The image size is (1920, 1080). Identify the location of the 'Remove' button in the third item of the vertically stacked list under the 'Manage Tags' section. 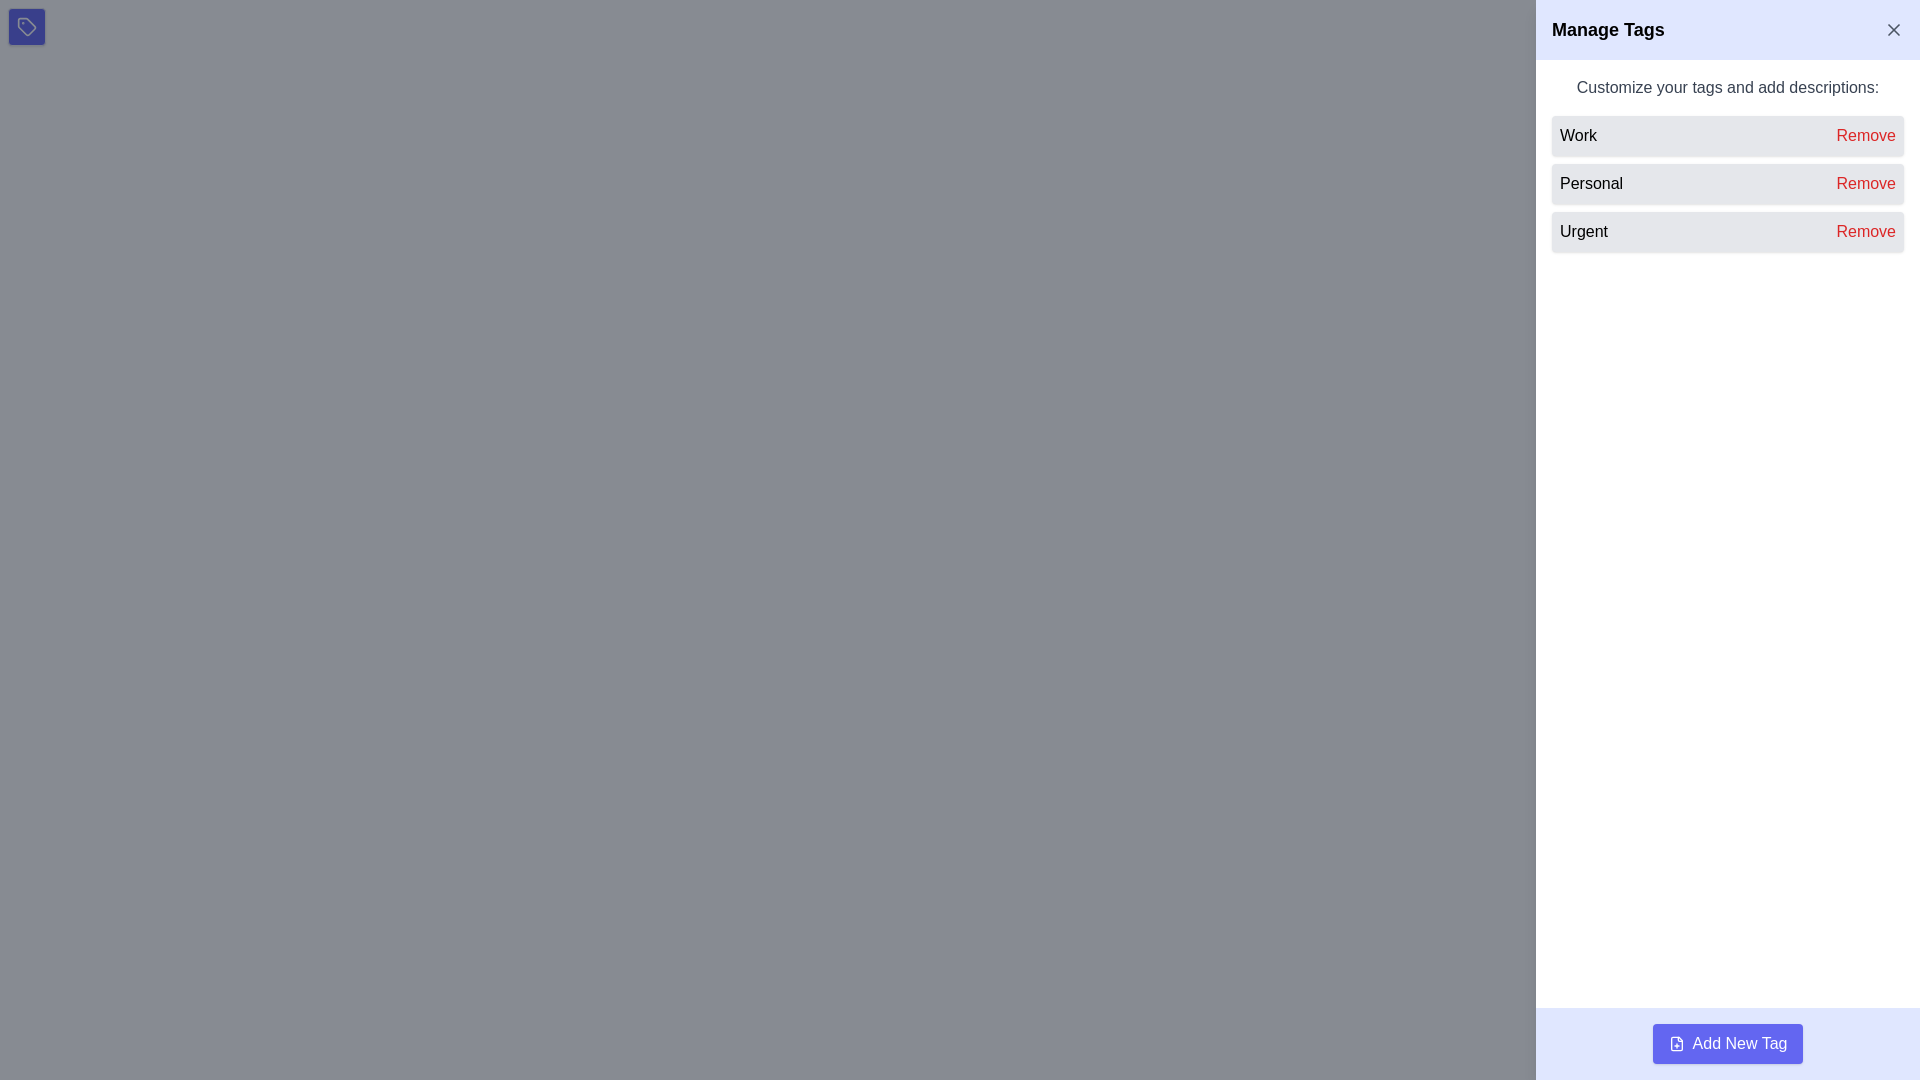
(1727, 230).